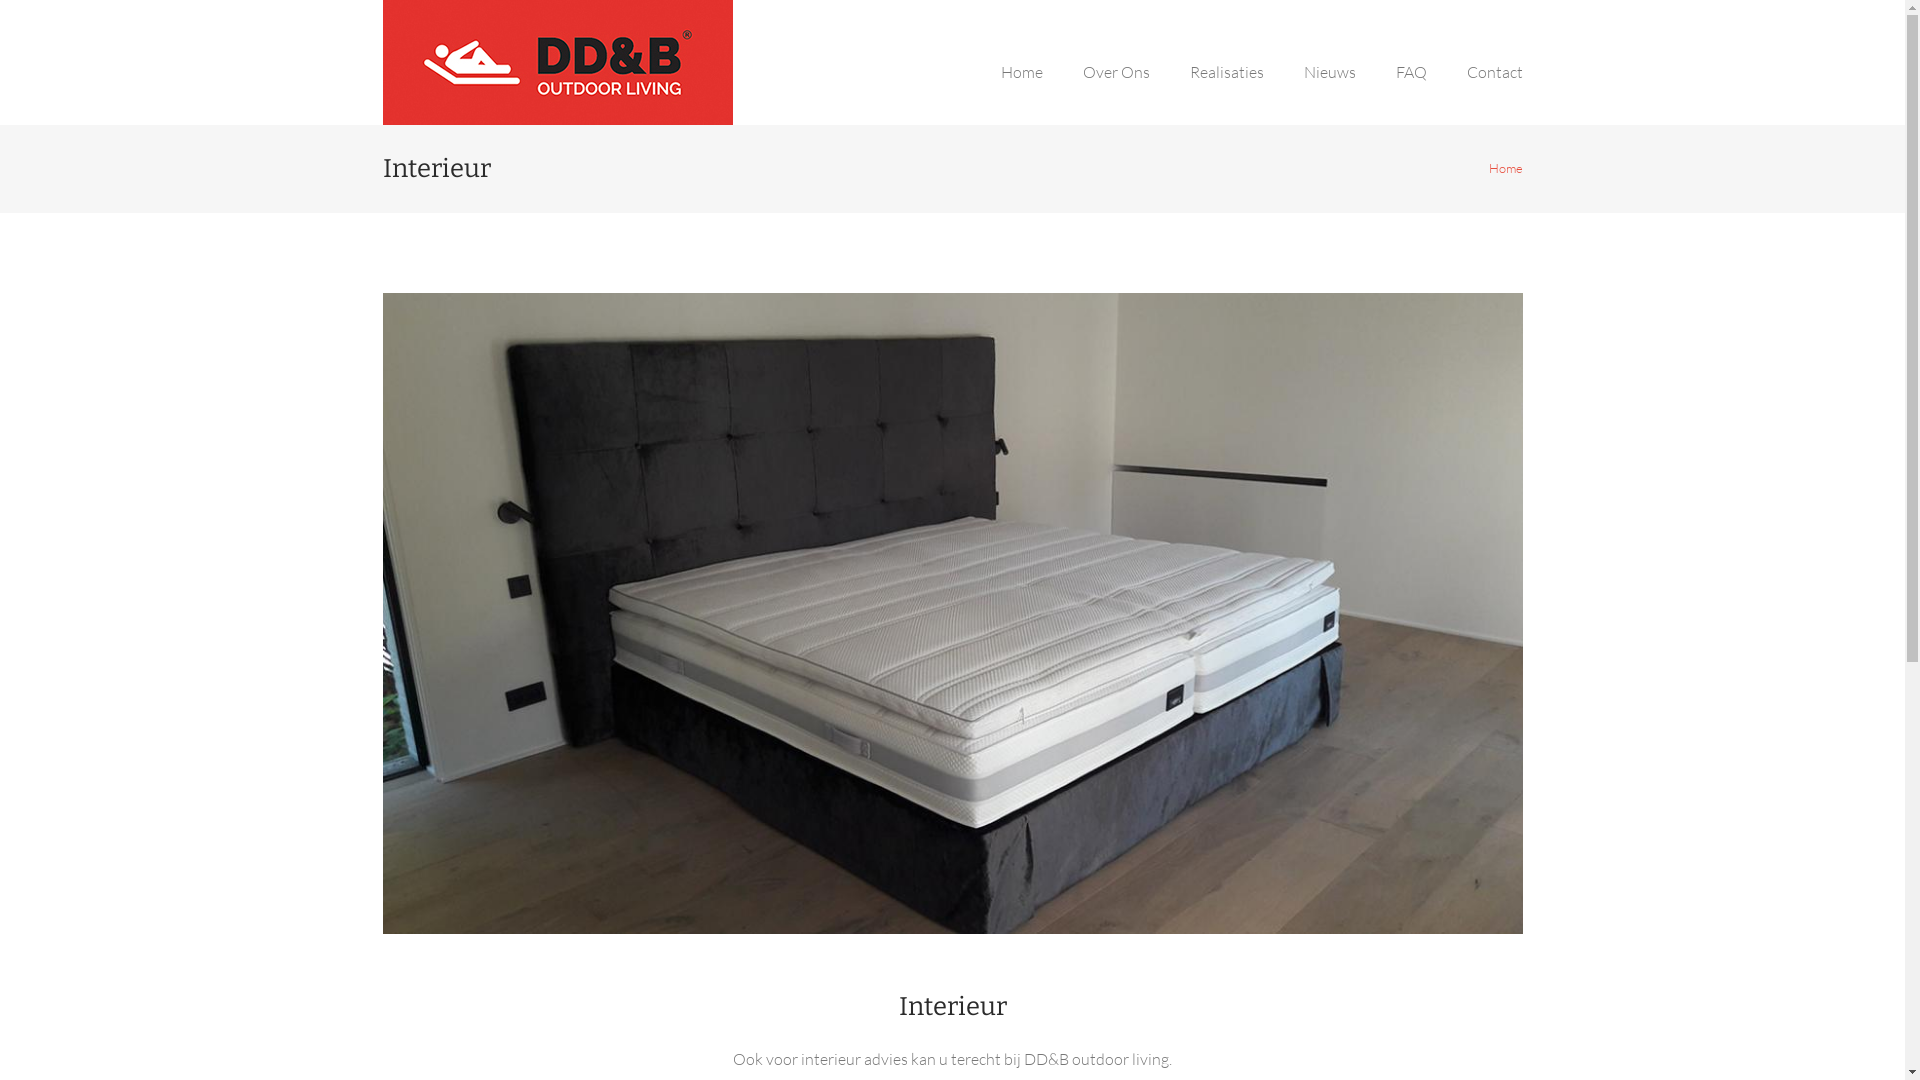 The image size is (1920, 1080). Describe the element at coordinates (1410, 93) in the screenshot. I see `'FAQ'` at that location.